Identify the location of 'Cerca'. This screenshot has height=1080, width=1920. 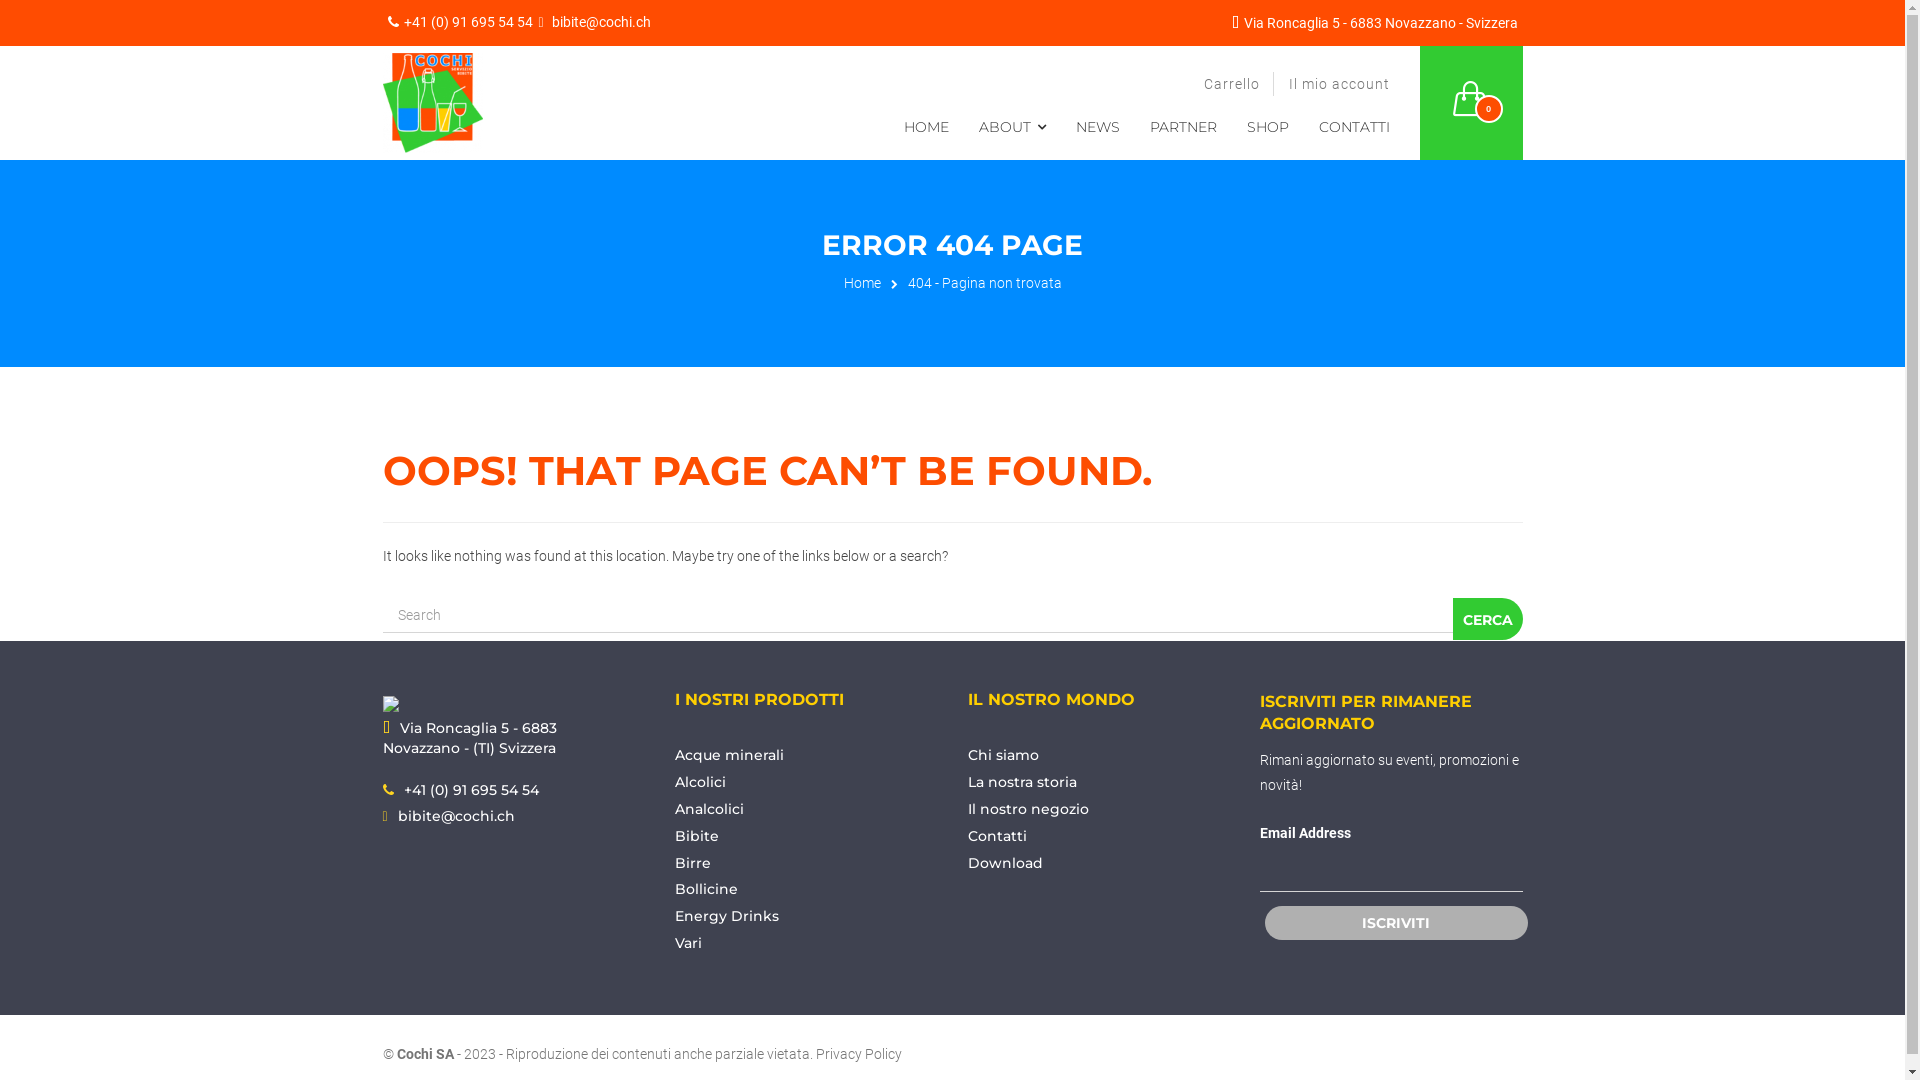
(1487, 617).